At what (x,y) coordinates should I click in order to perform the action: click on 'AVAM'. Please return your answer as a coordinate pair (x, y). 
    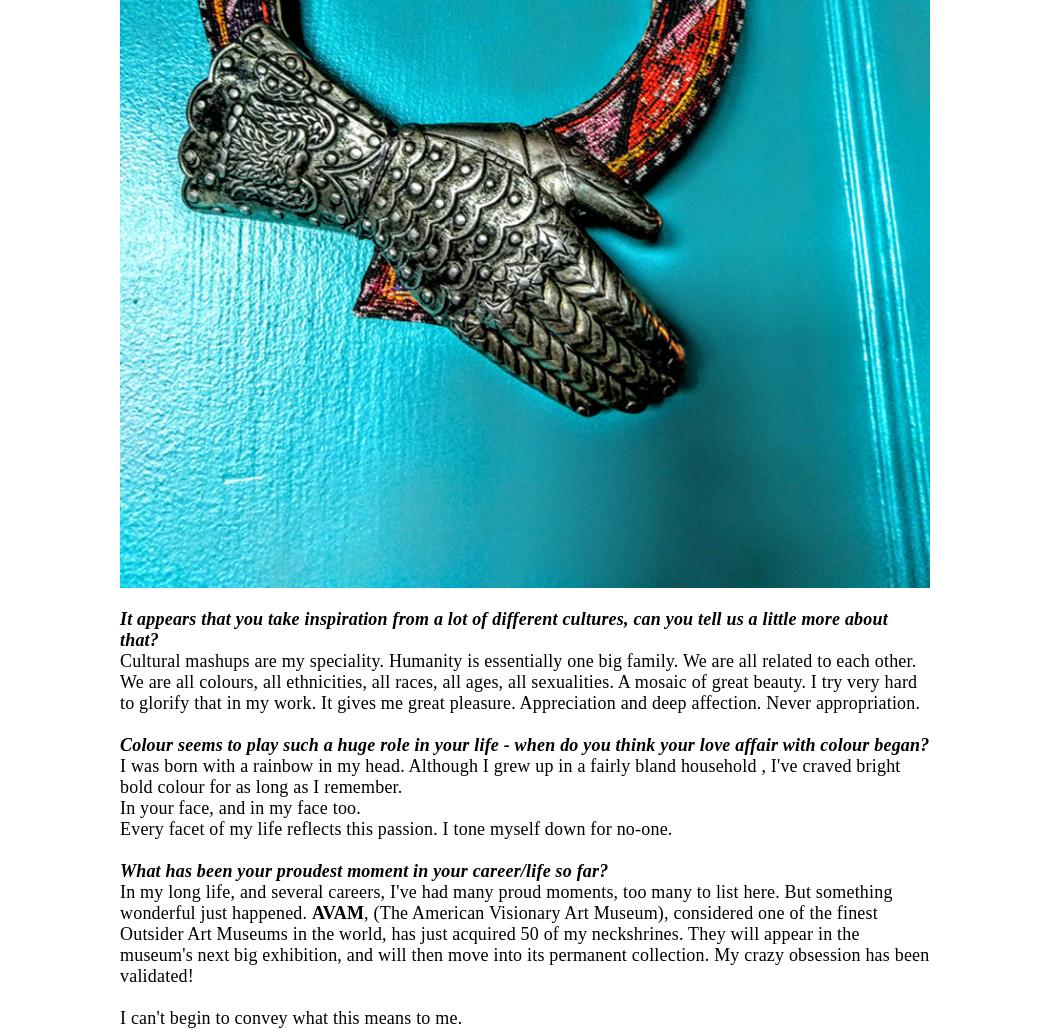
    Looking at the image, I should click on (337, 912).